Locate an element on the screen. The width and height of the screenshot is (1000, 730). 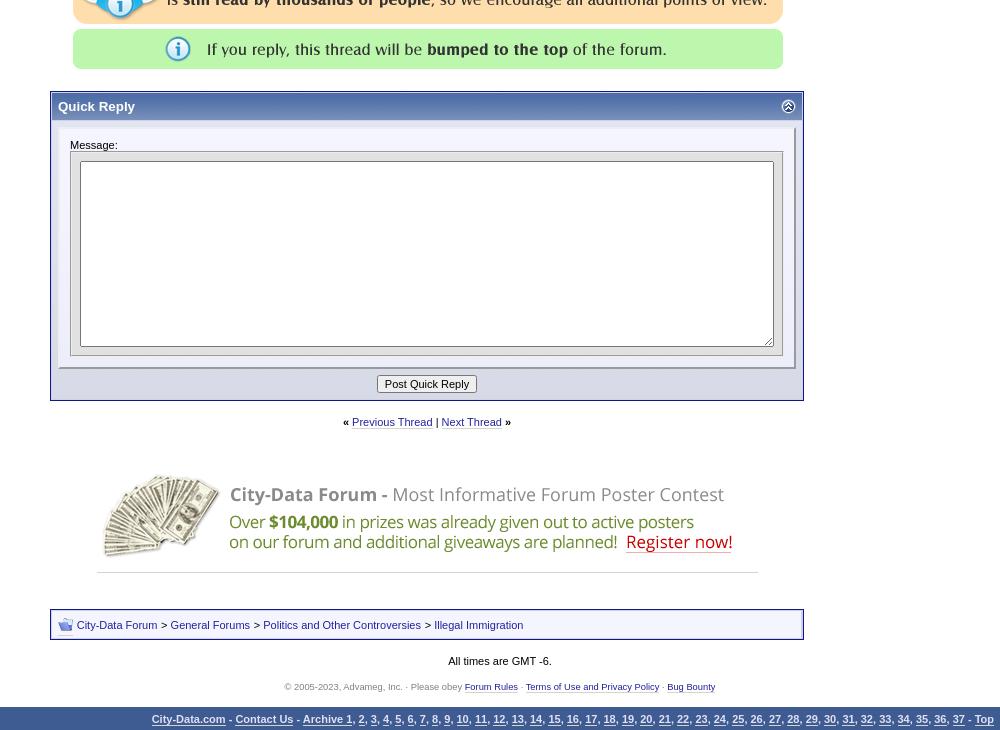
'Message:' is located at coordinates (92, 143).